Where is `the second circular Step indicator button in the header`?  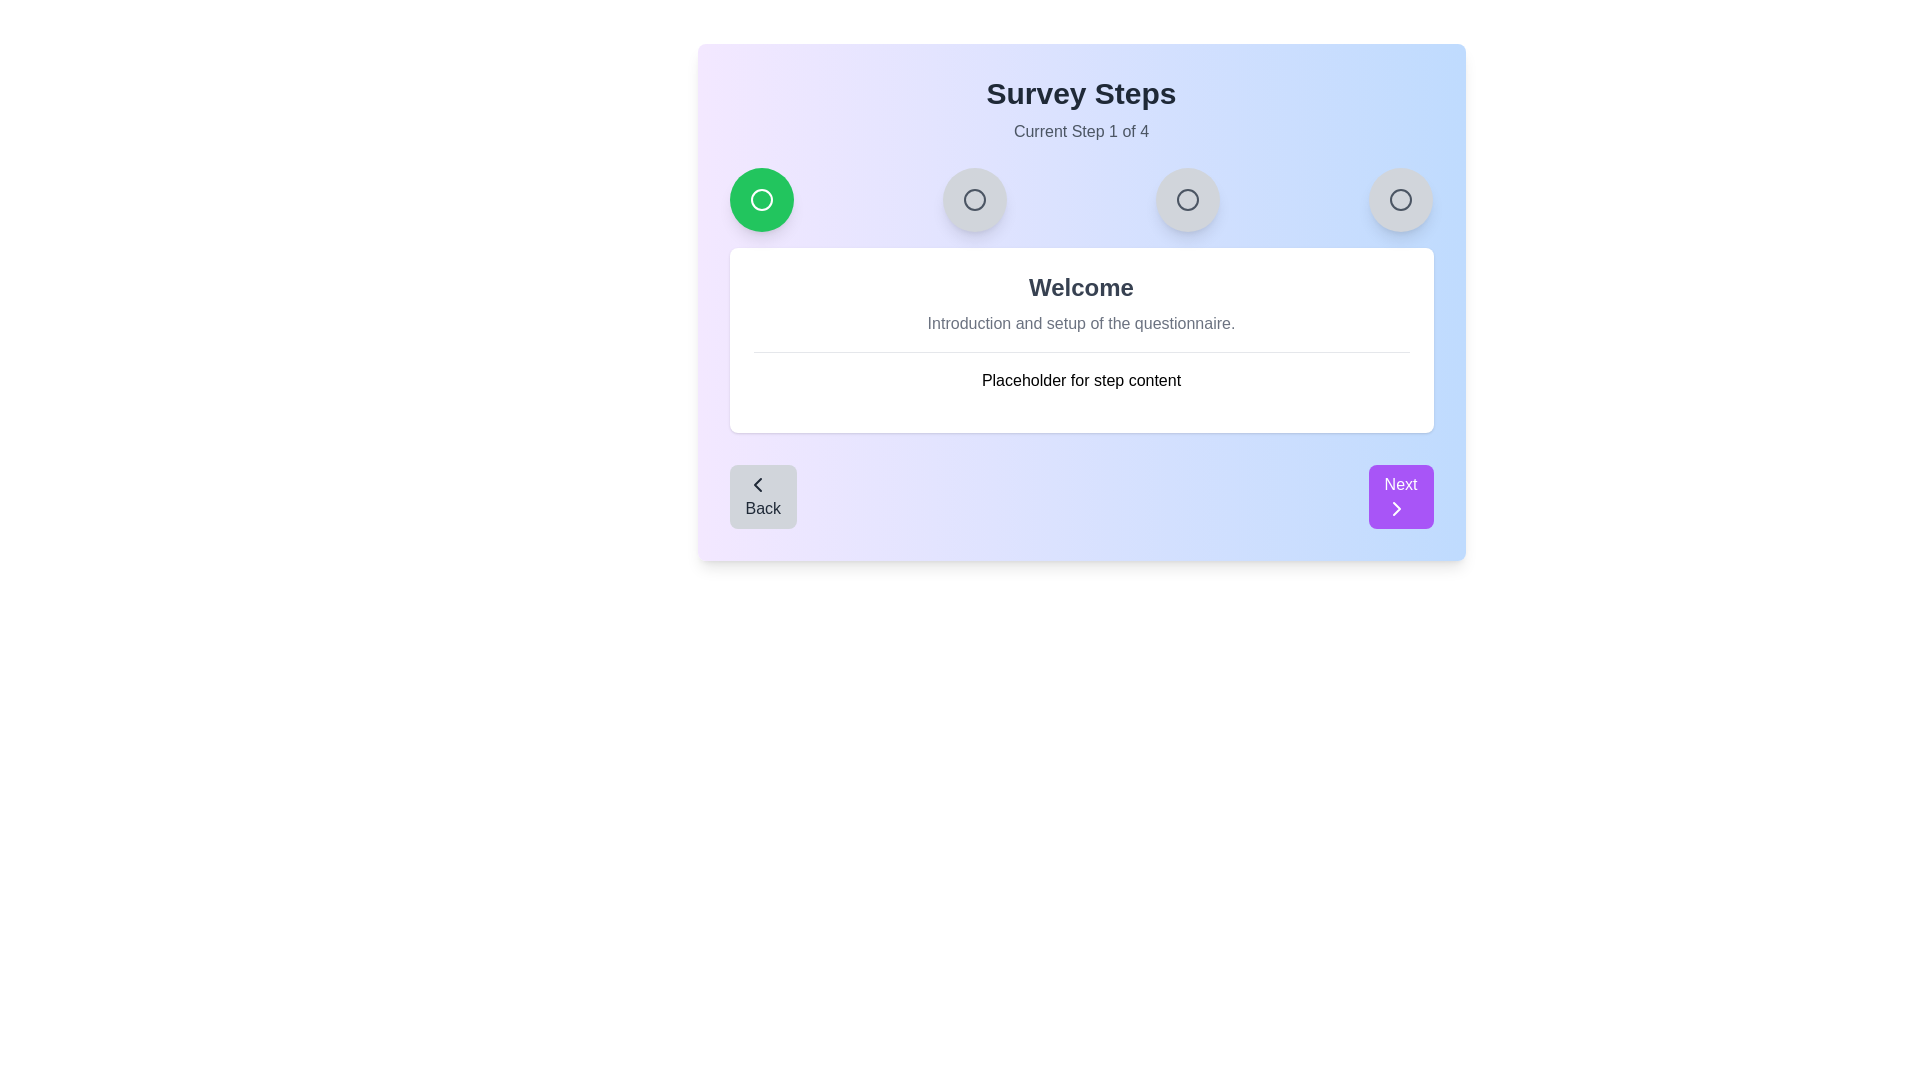 the second circular Step indicator button in the header is located at coordinates (974, 200).